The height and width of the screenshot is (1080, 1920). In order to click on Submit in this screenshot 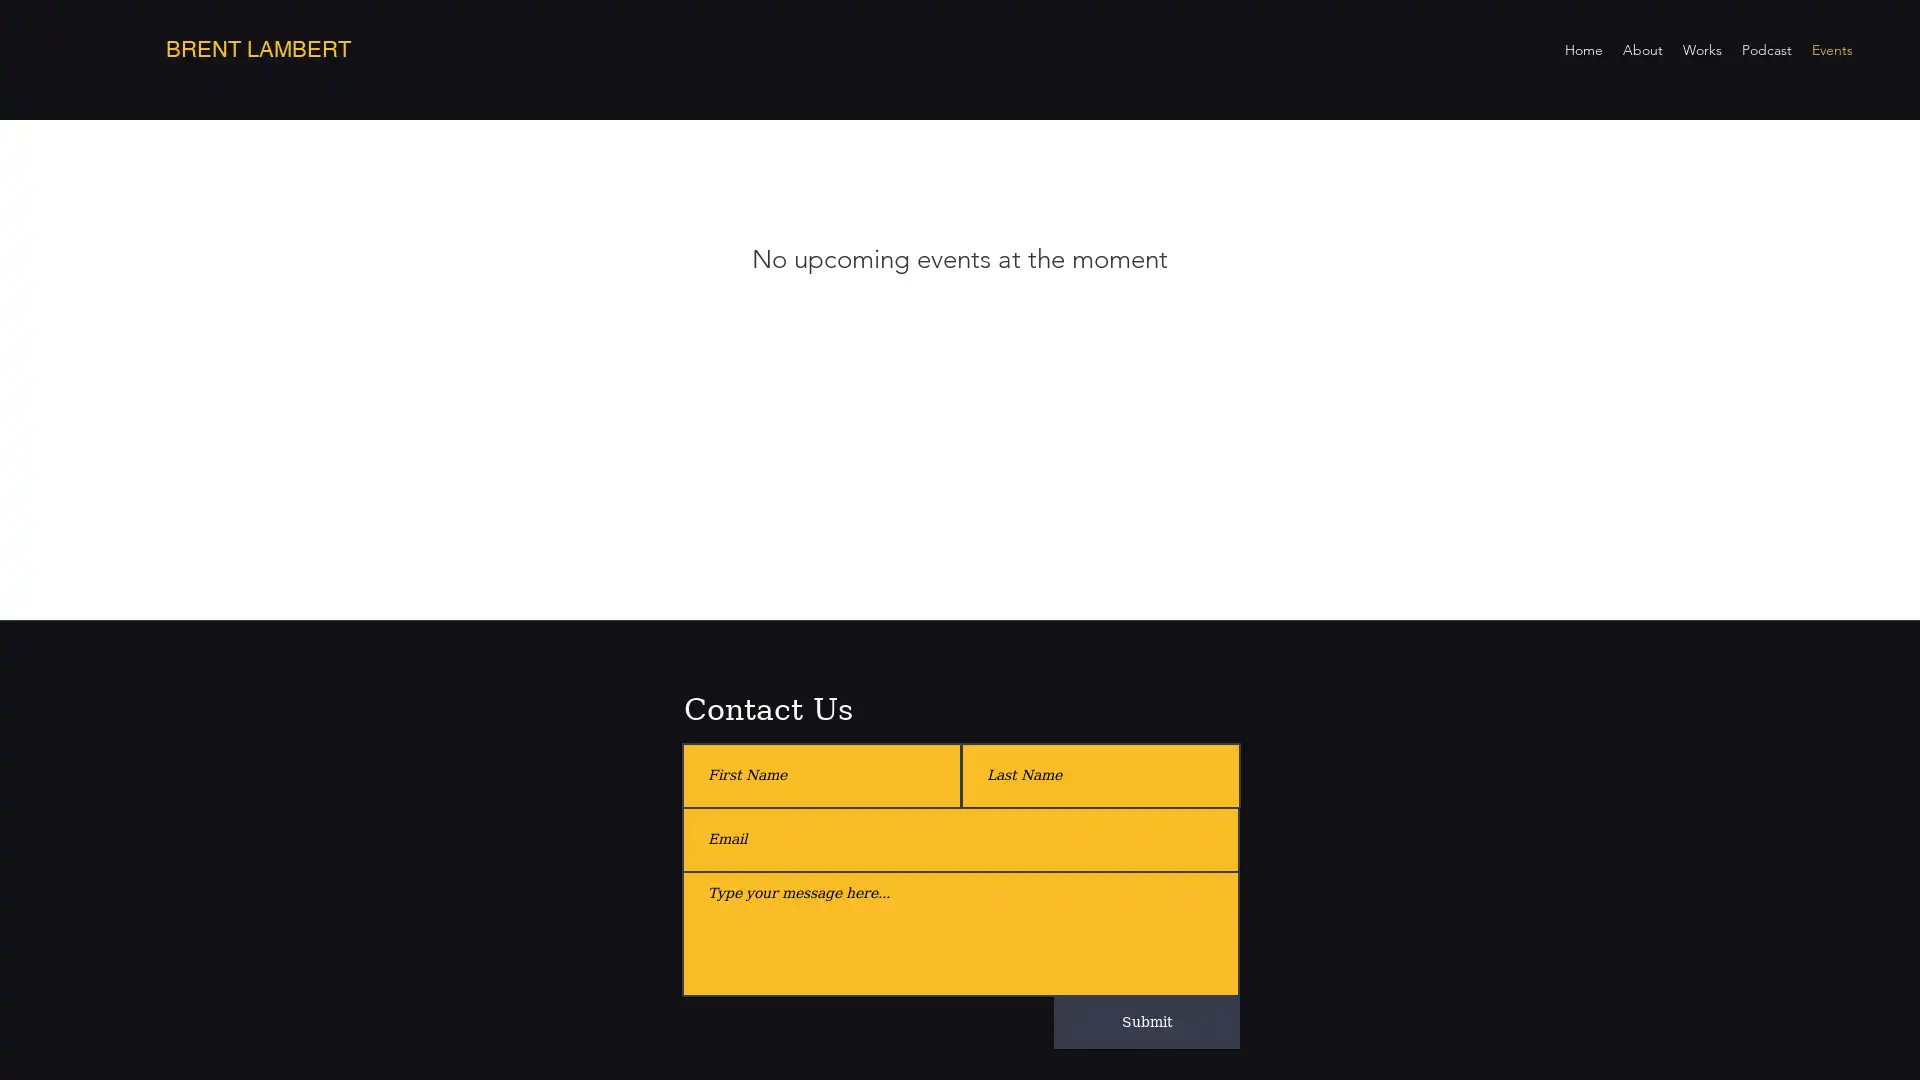, I will do `click(1147, 1022)`.